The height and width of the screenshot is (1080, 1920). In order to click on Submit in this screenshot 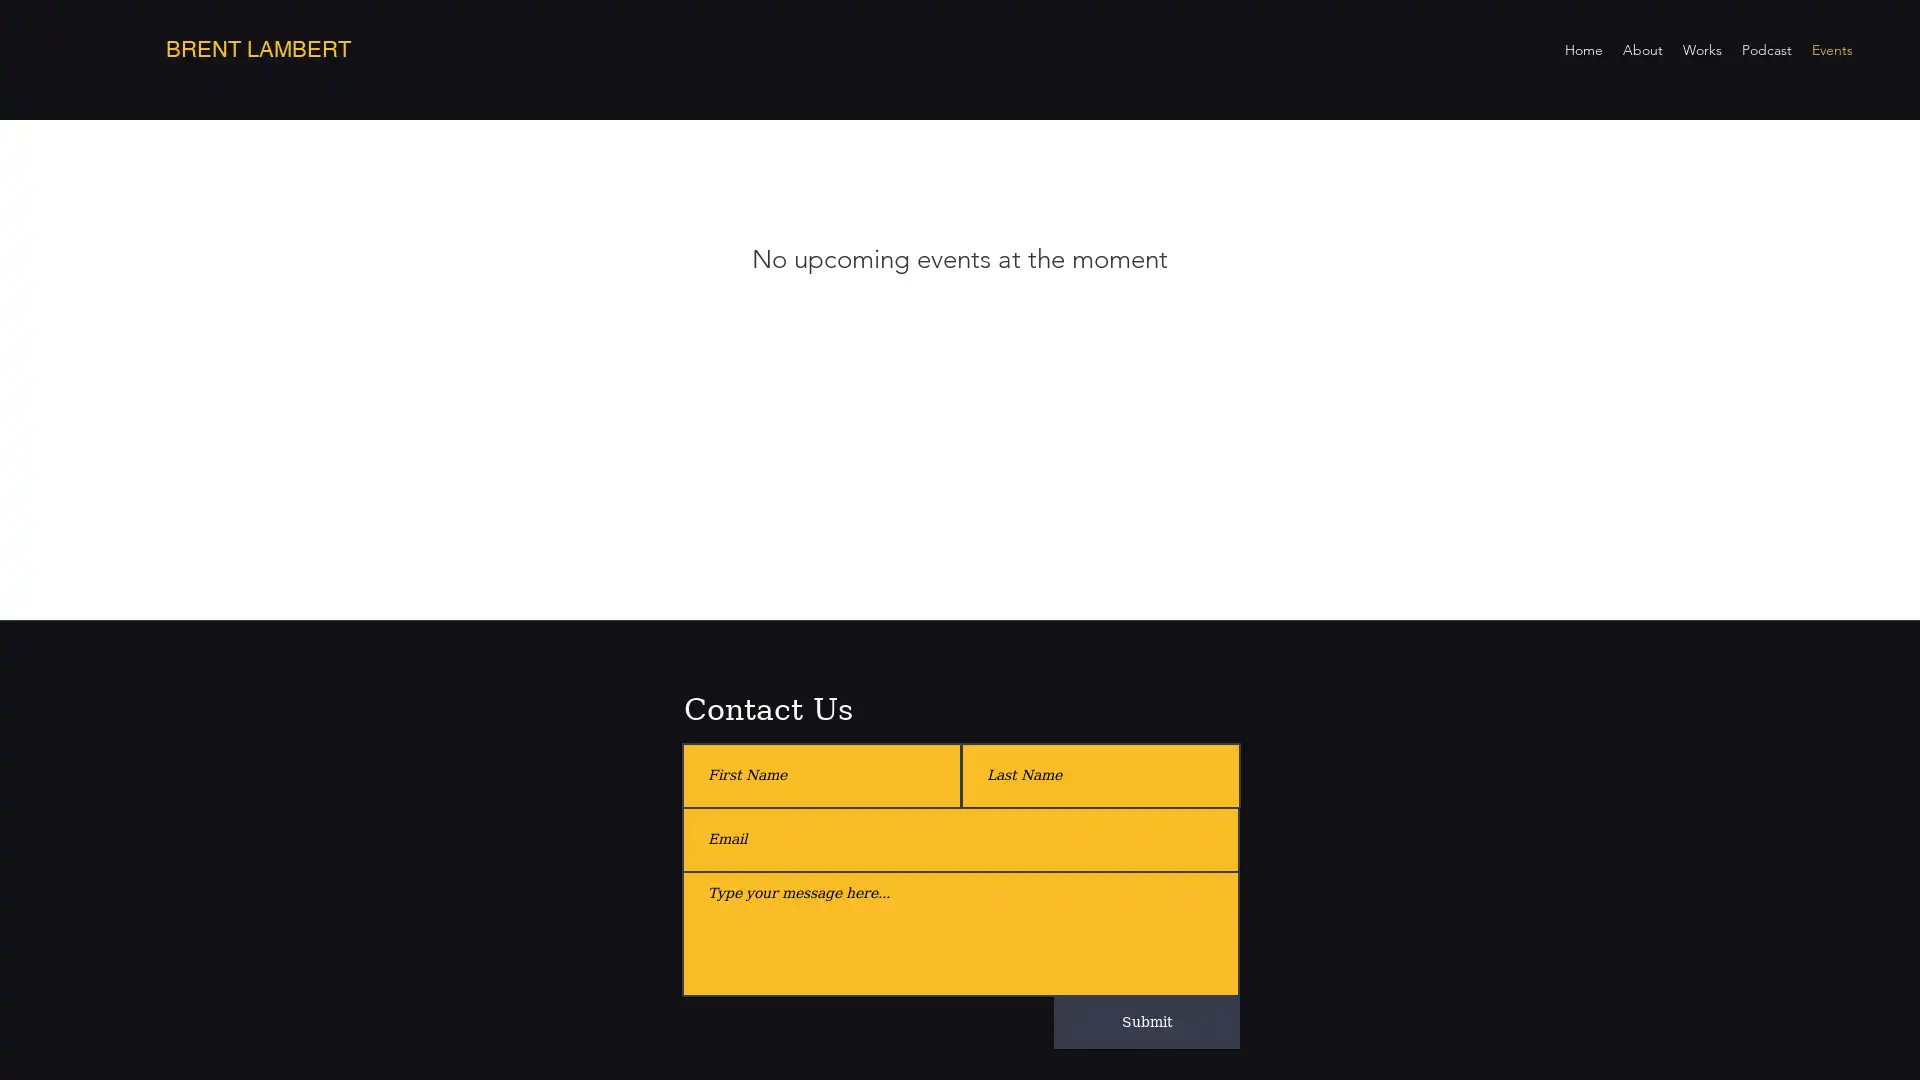, I will do `click(1147, 1022)`.